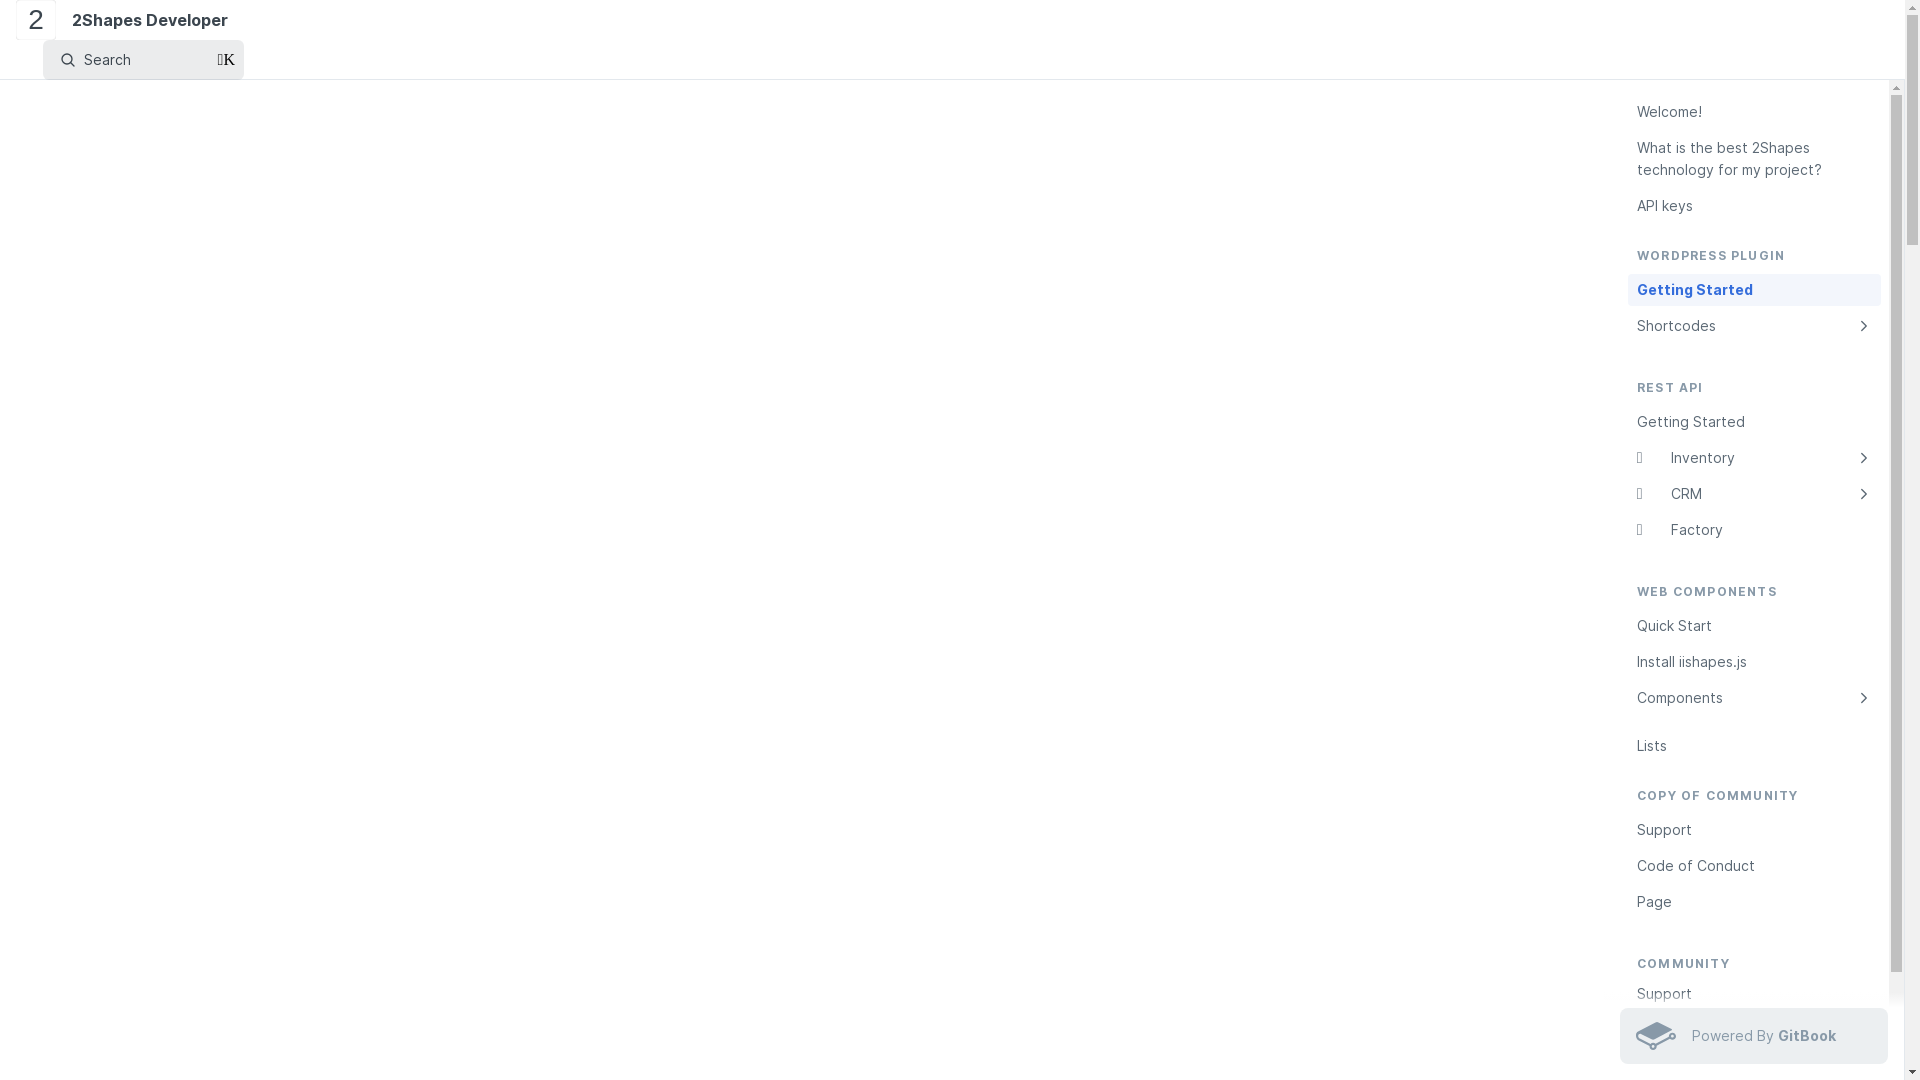 This screenshot has height=1080, width=1920. What do you see at coordinates (1753, 420) in the screenshot?
I see `'Getting Started'` at bounding box center [1753, 420].